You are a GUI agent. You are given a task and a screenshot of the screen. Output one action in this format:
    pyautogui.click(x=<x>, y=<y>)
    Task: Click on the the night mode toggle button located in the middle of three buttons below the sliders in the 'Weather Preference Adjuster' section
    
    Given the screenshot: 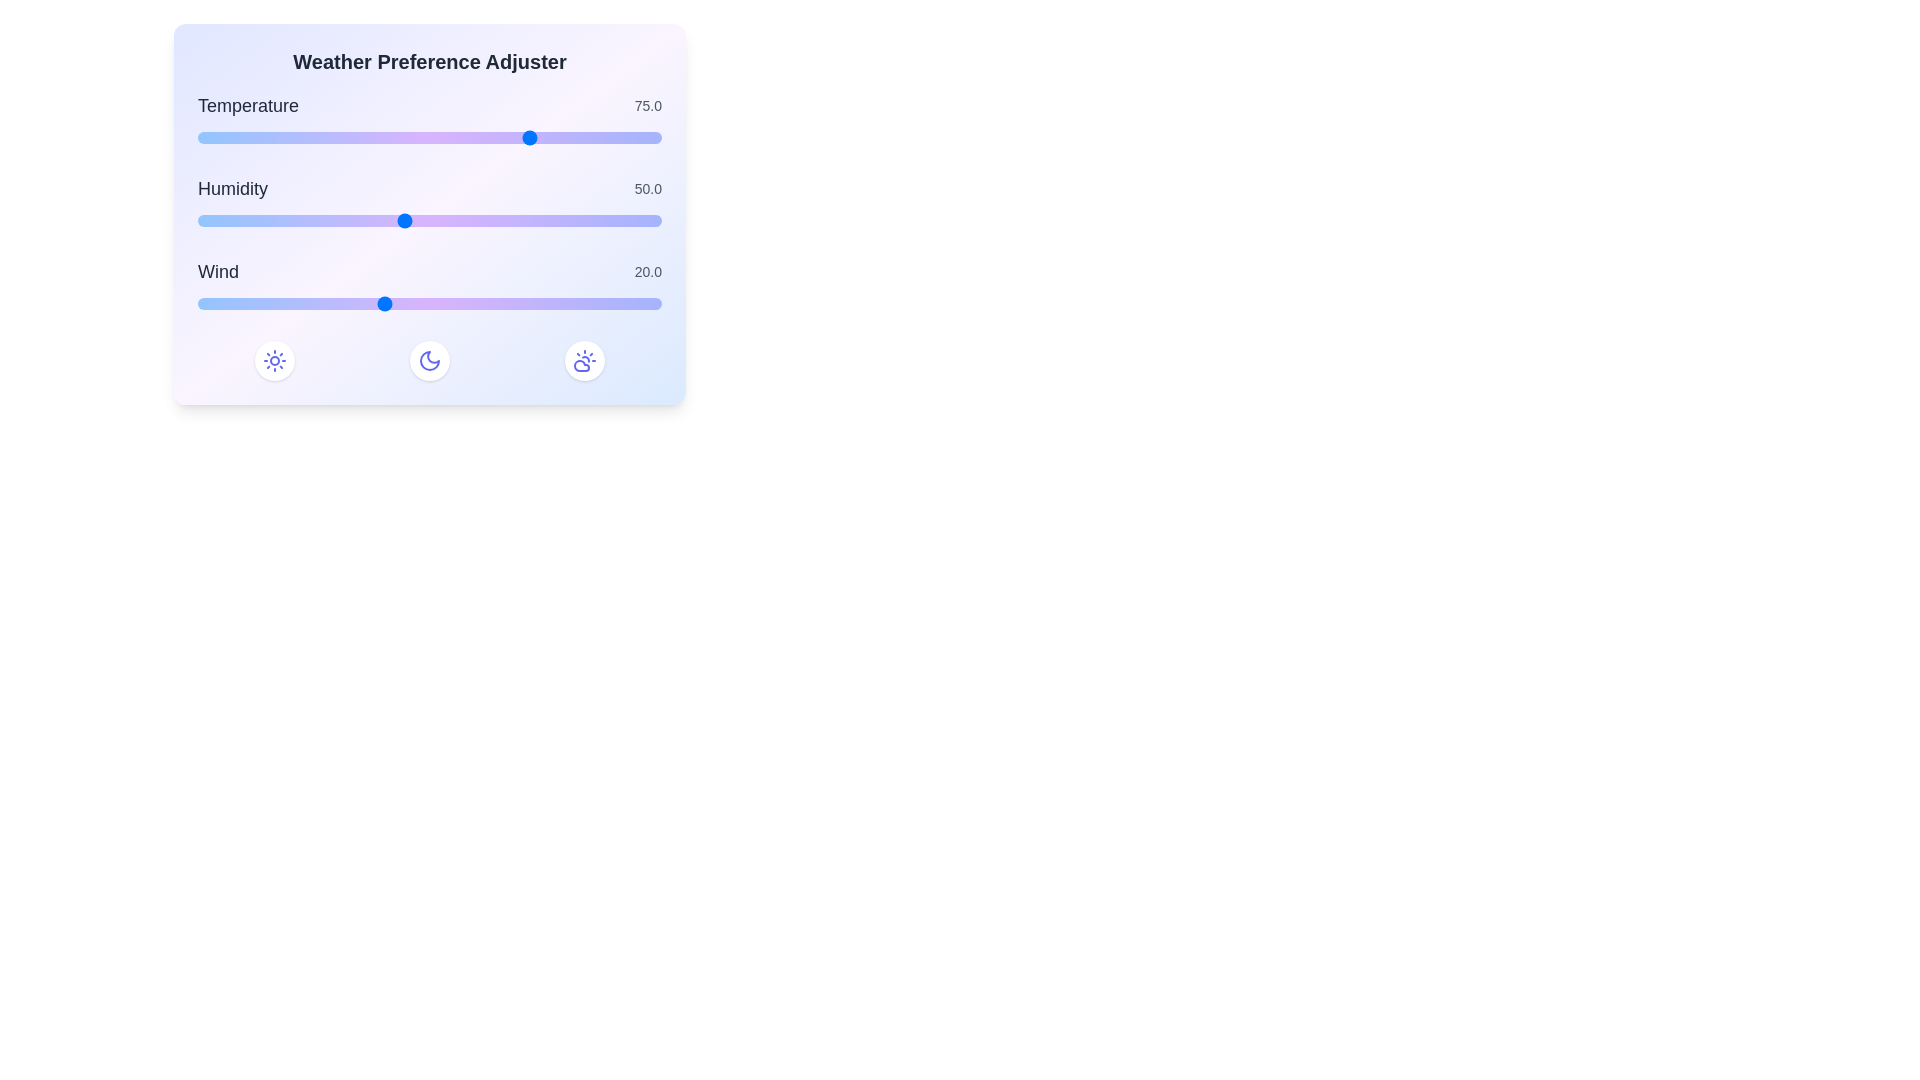 What is the action you would take?
    pyautogui.click(x=428, y=361)
    